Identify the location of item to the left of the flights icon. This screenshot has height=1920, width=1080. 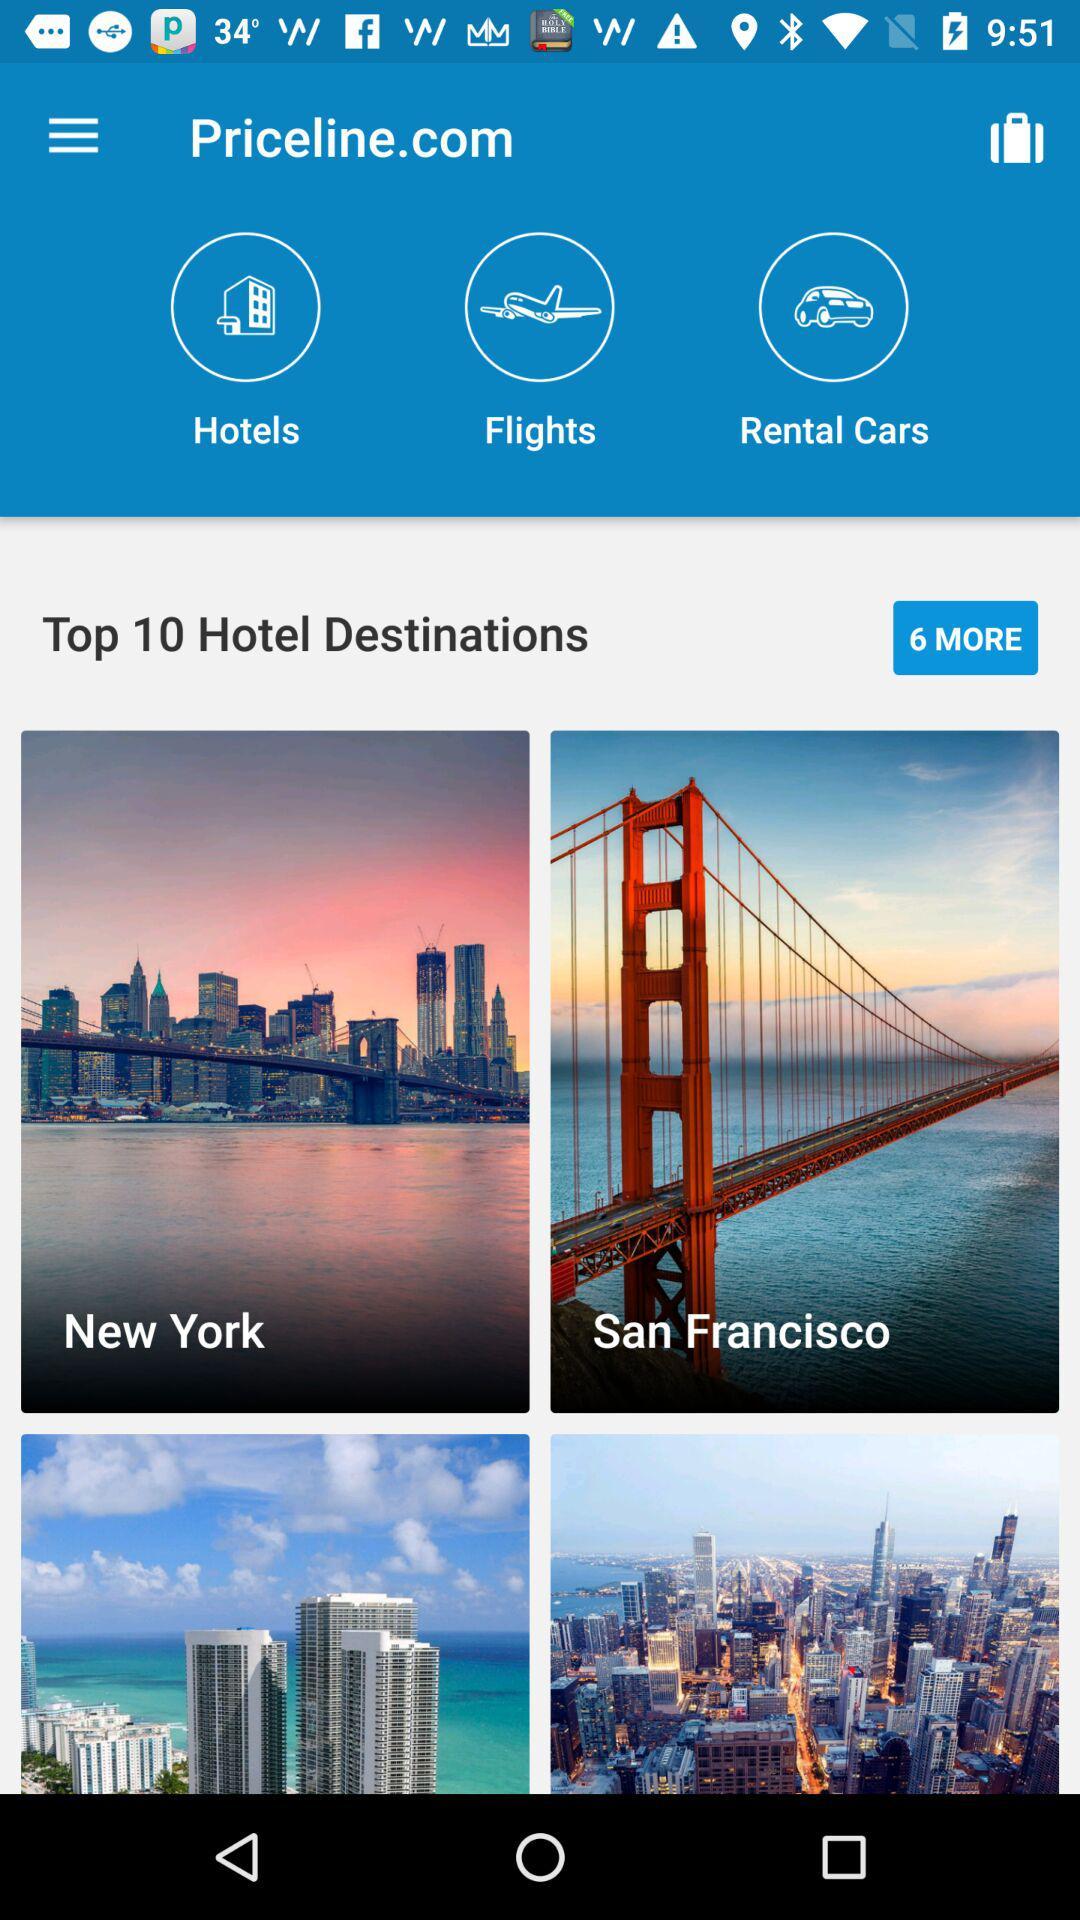
(245, 342).